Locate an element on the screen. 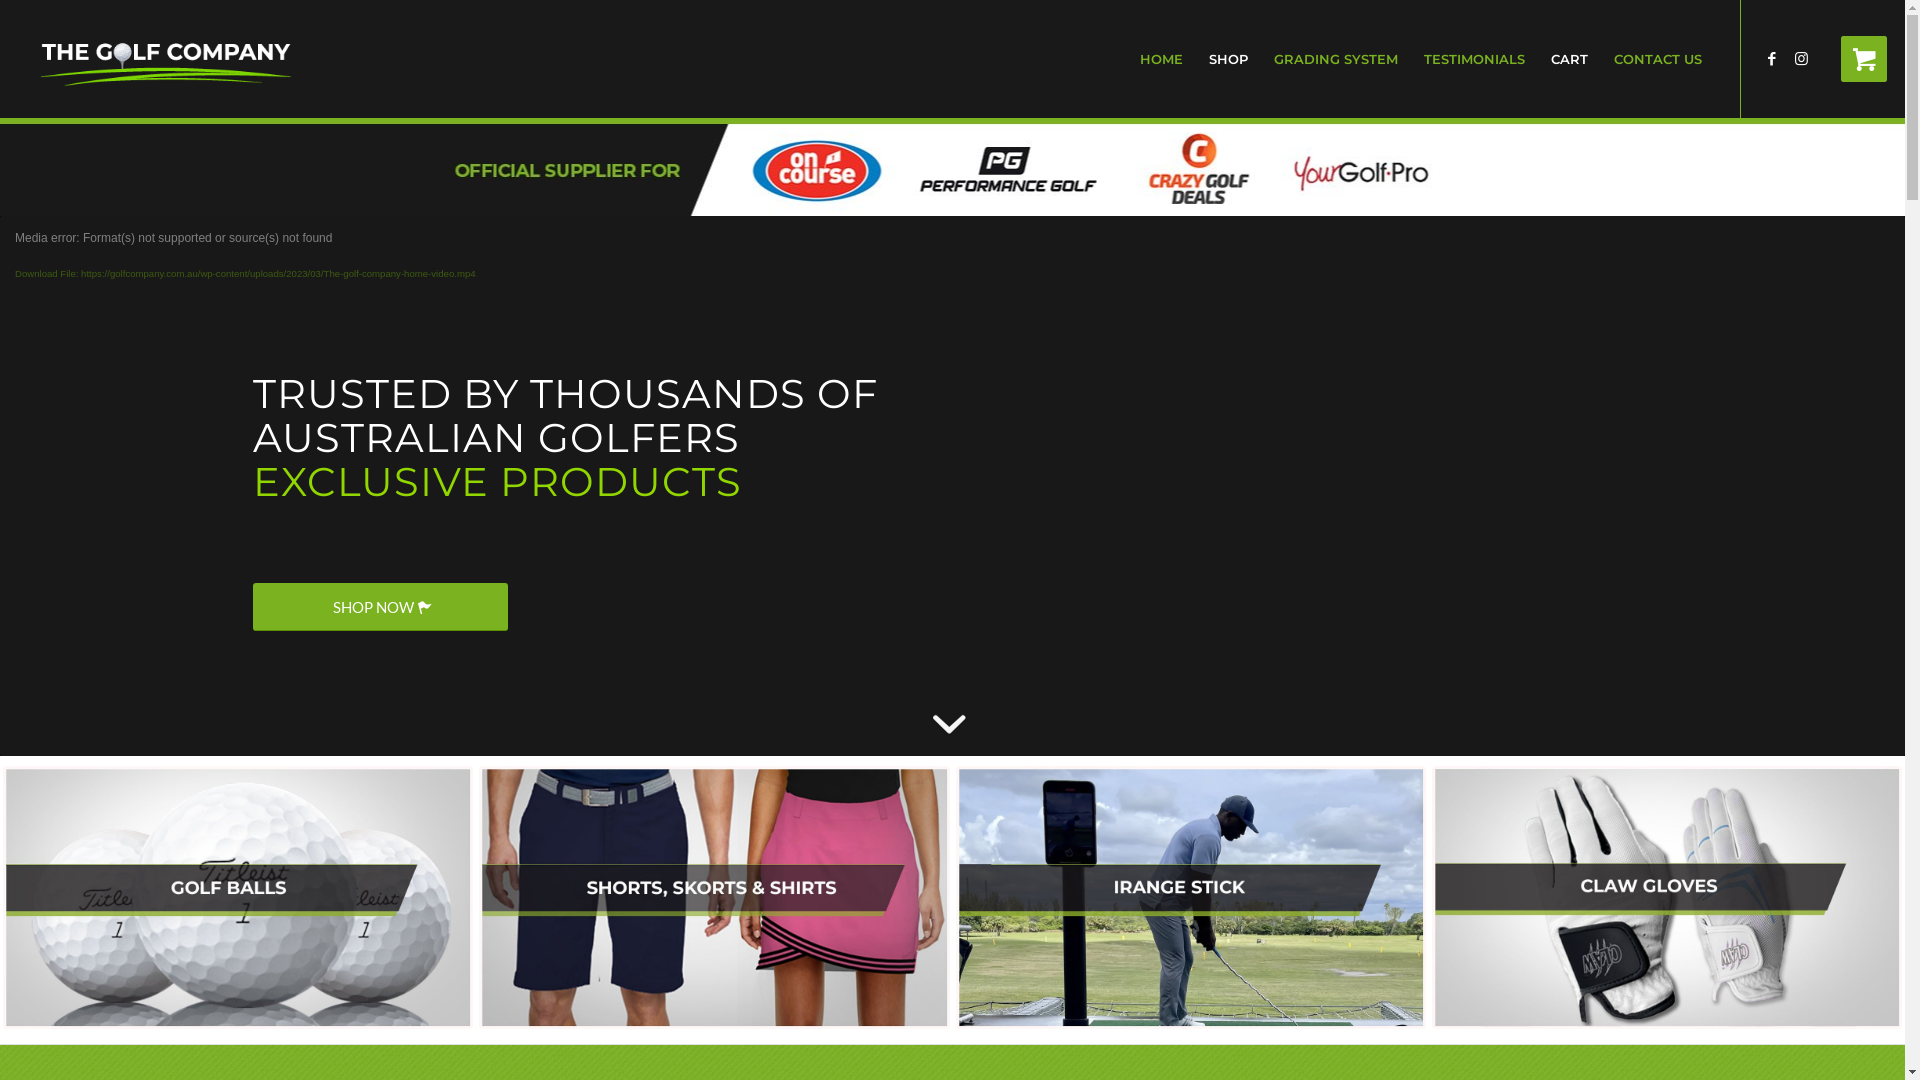 Image resolution: width=1920 pixels, height=1080 pixels. 'TESTIMONIALS' is located at coordinates (1474, 57).